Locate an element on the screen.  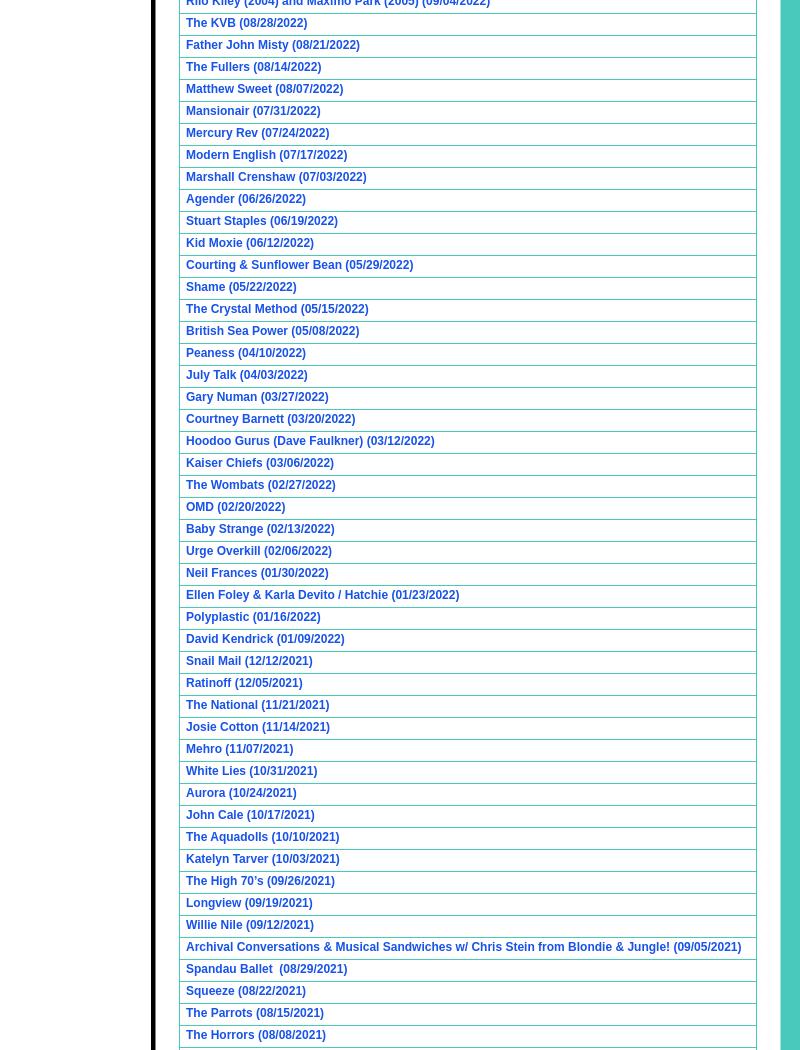
'Neil Frances (01/30/2022)' is located at coordinates (255, 571).